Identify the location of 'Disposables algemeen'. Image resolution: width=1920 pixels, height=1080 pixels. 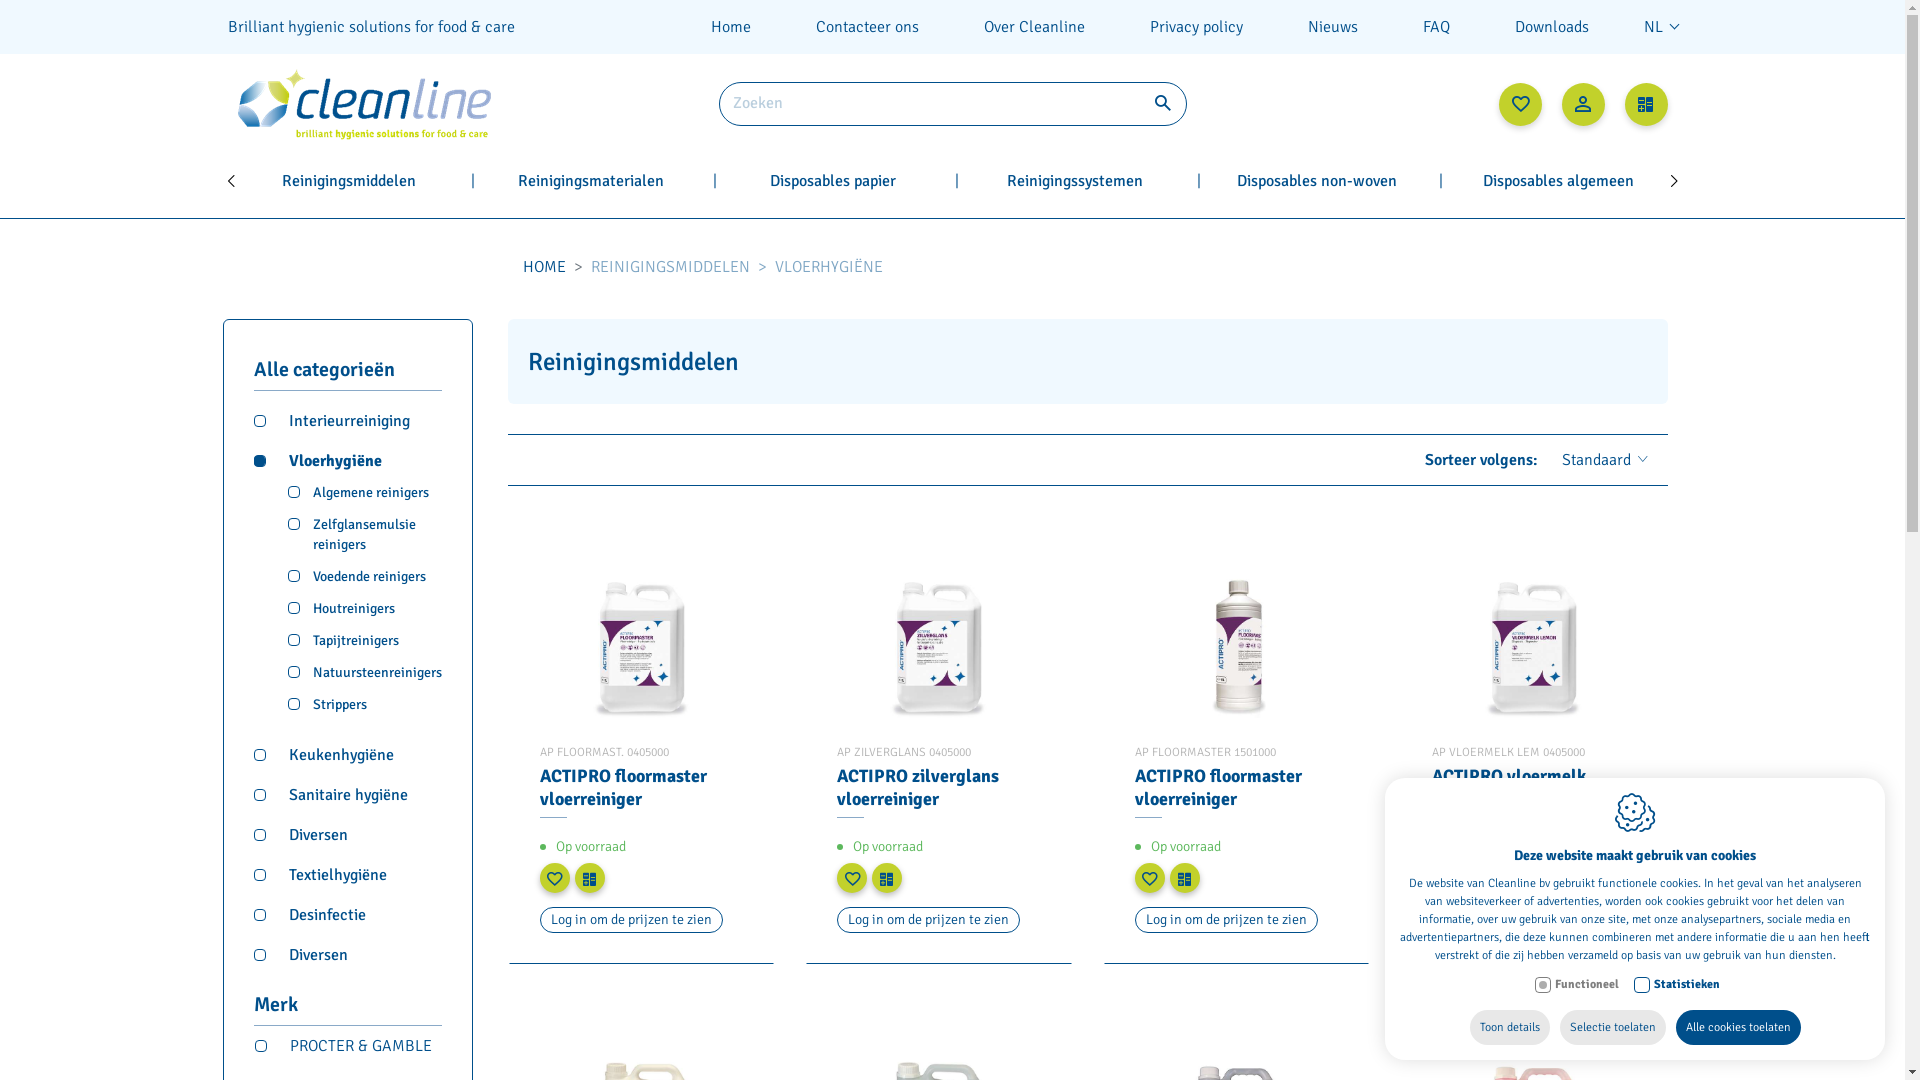
(1557, 181).